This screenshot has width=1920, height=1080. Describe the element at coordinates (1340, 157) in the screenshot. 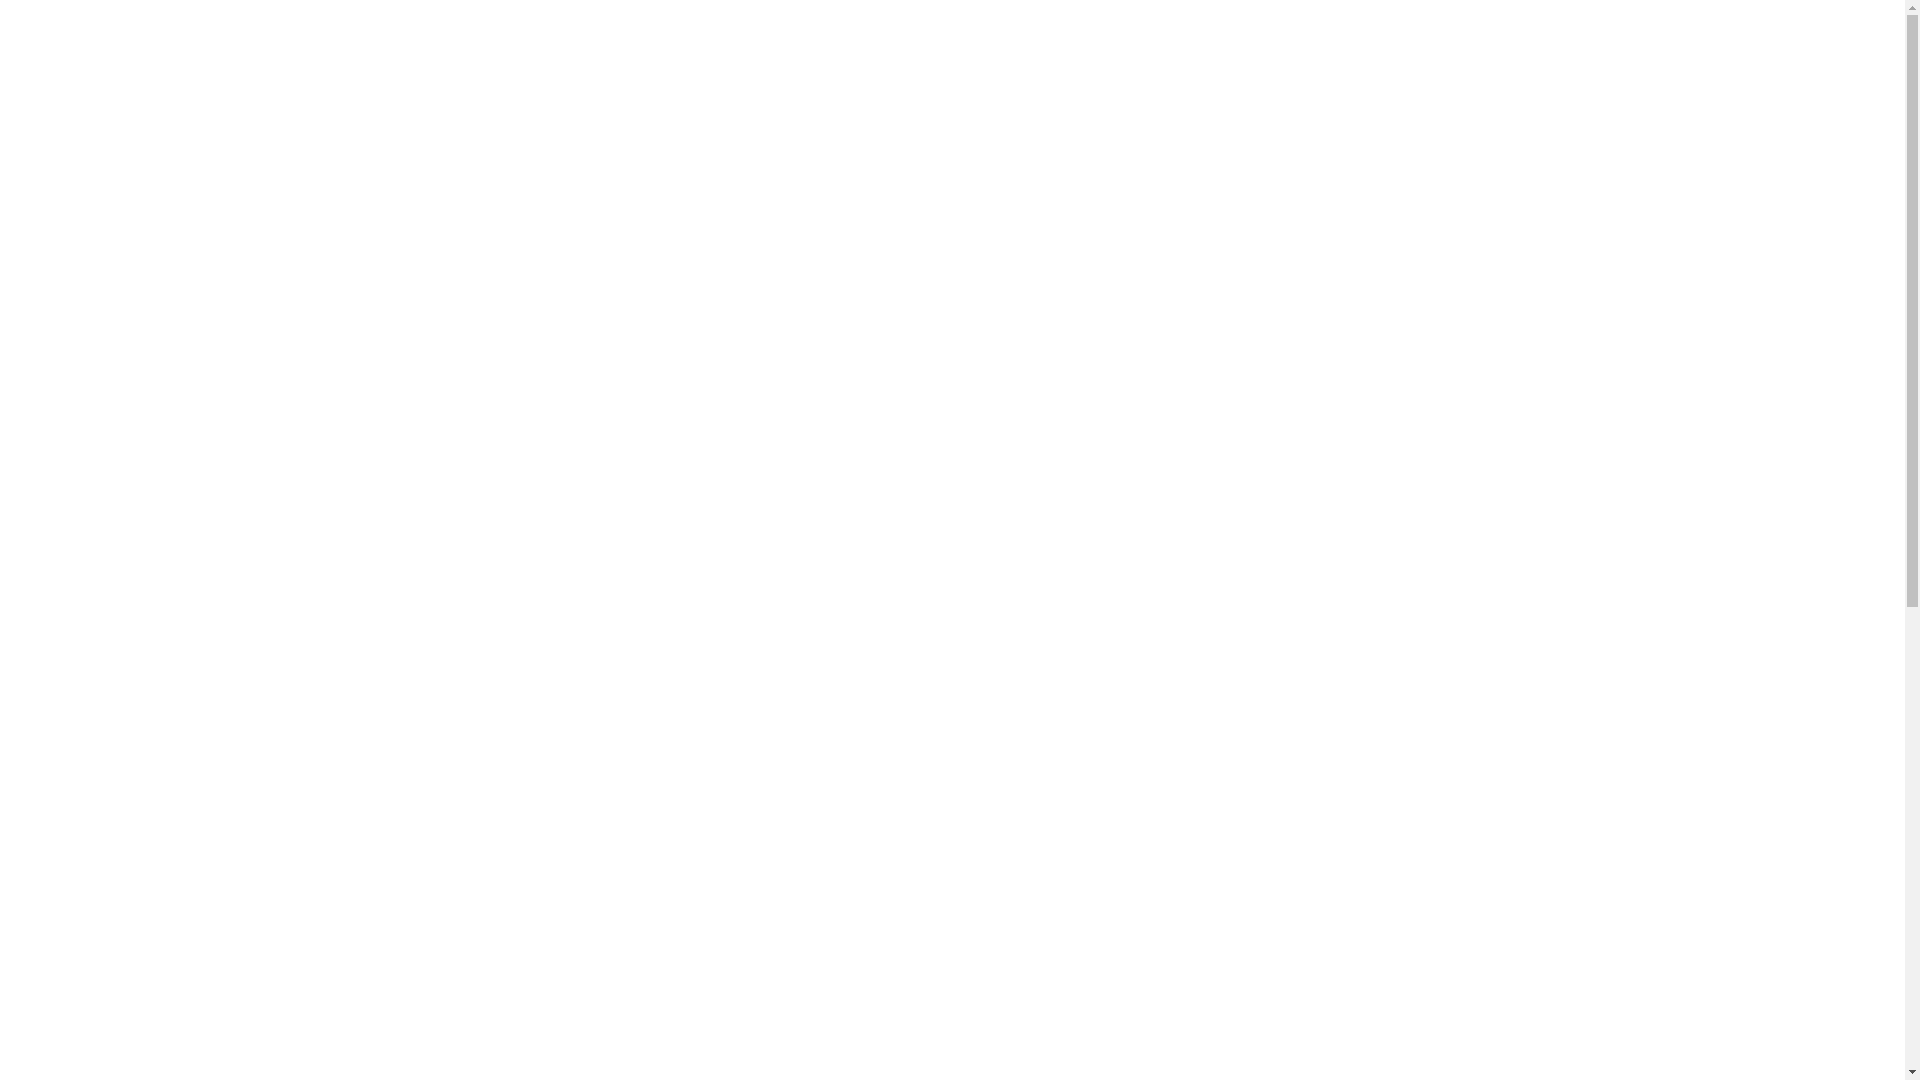

I see `'DA'` at that location.